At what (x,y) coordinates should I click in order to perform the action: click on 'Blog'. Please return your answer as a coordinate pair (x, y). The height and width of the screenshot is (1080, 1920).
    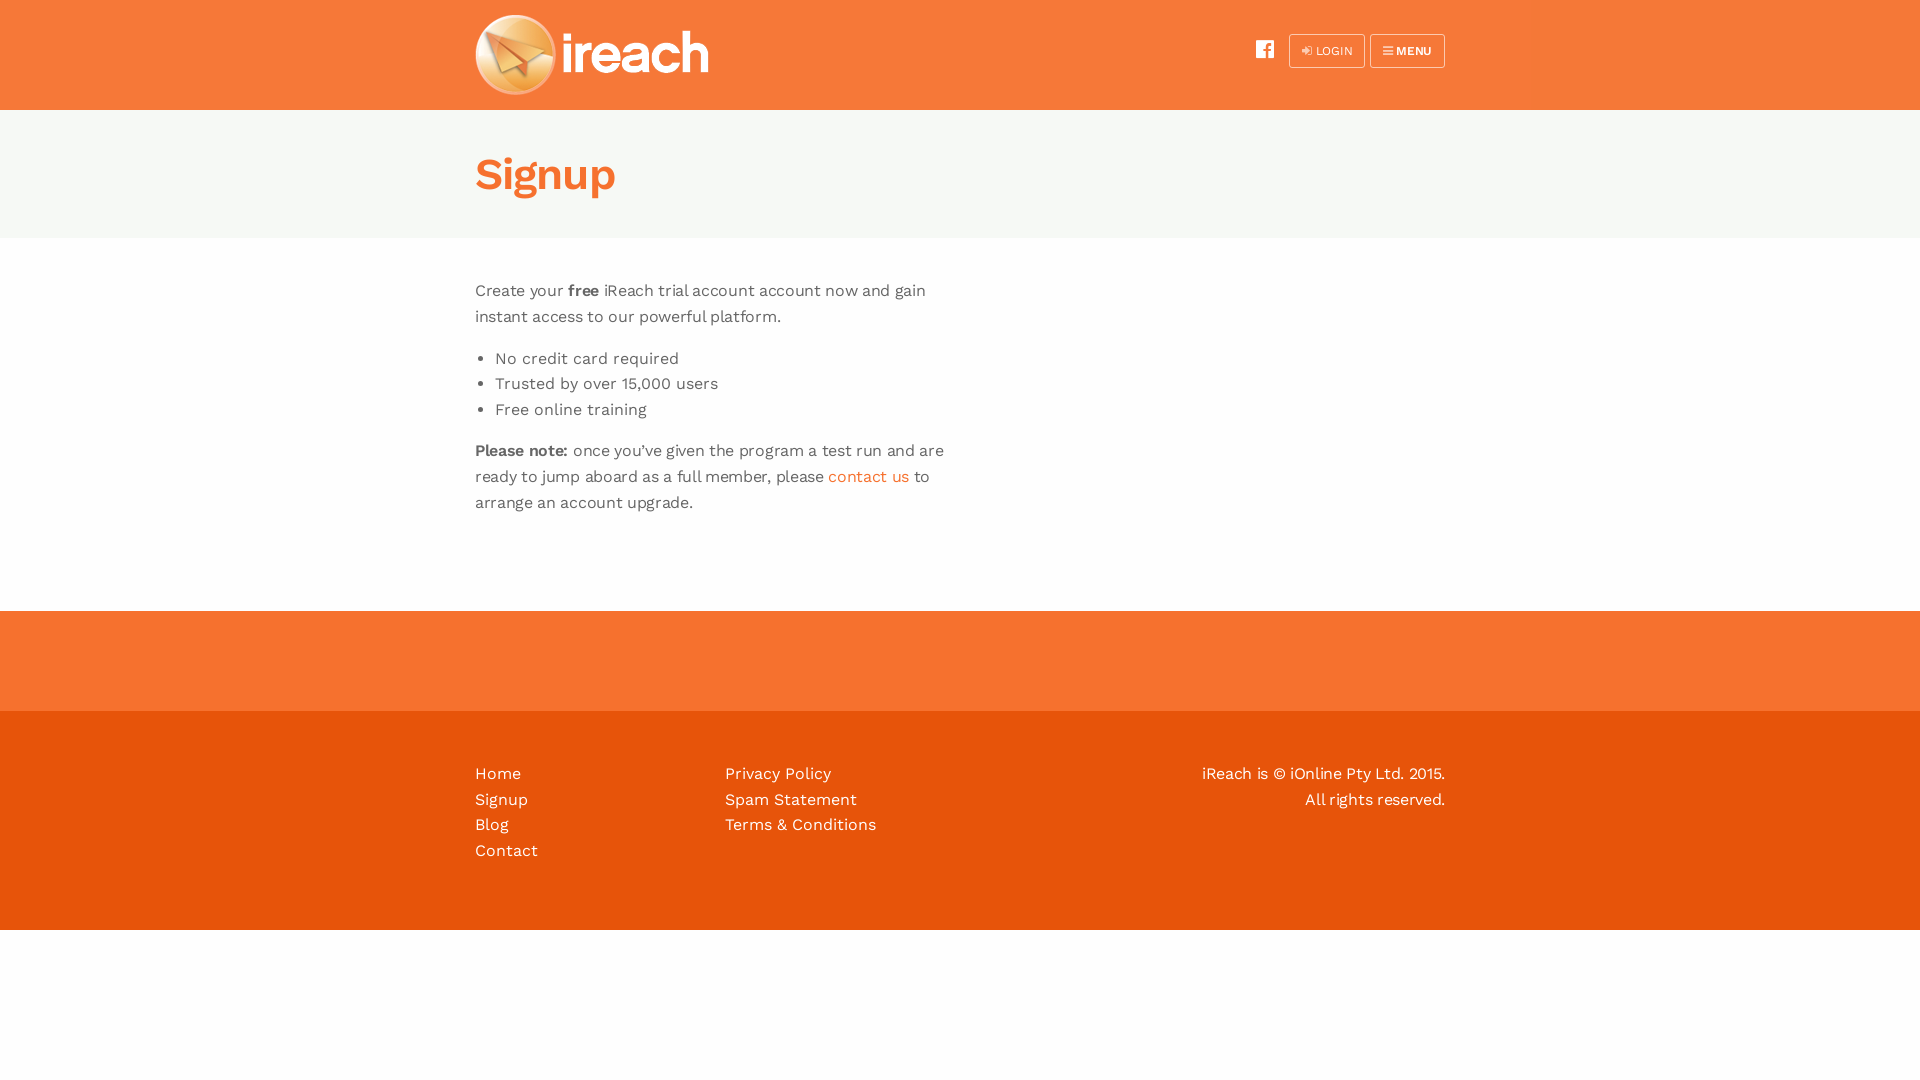
    Looking at the image, I should click on (491, 824).